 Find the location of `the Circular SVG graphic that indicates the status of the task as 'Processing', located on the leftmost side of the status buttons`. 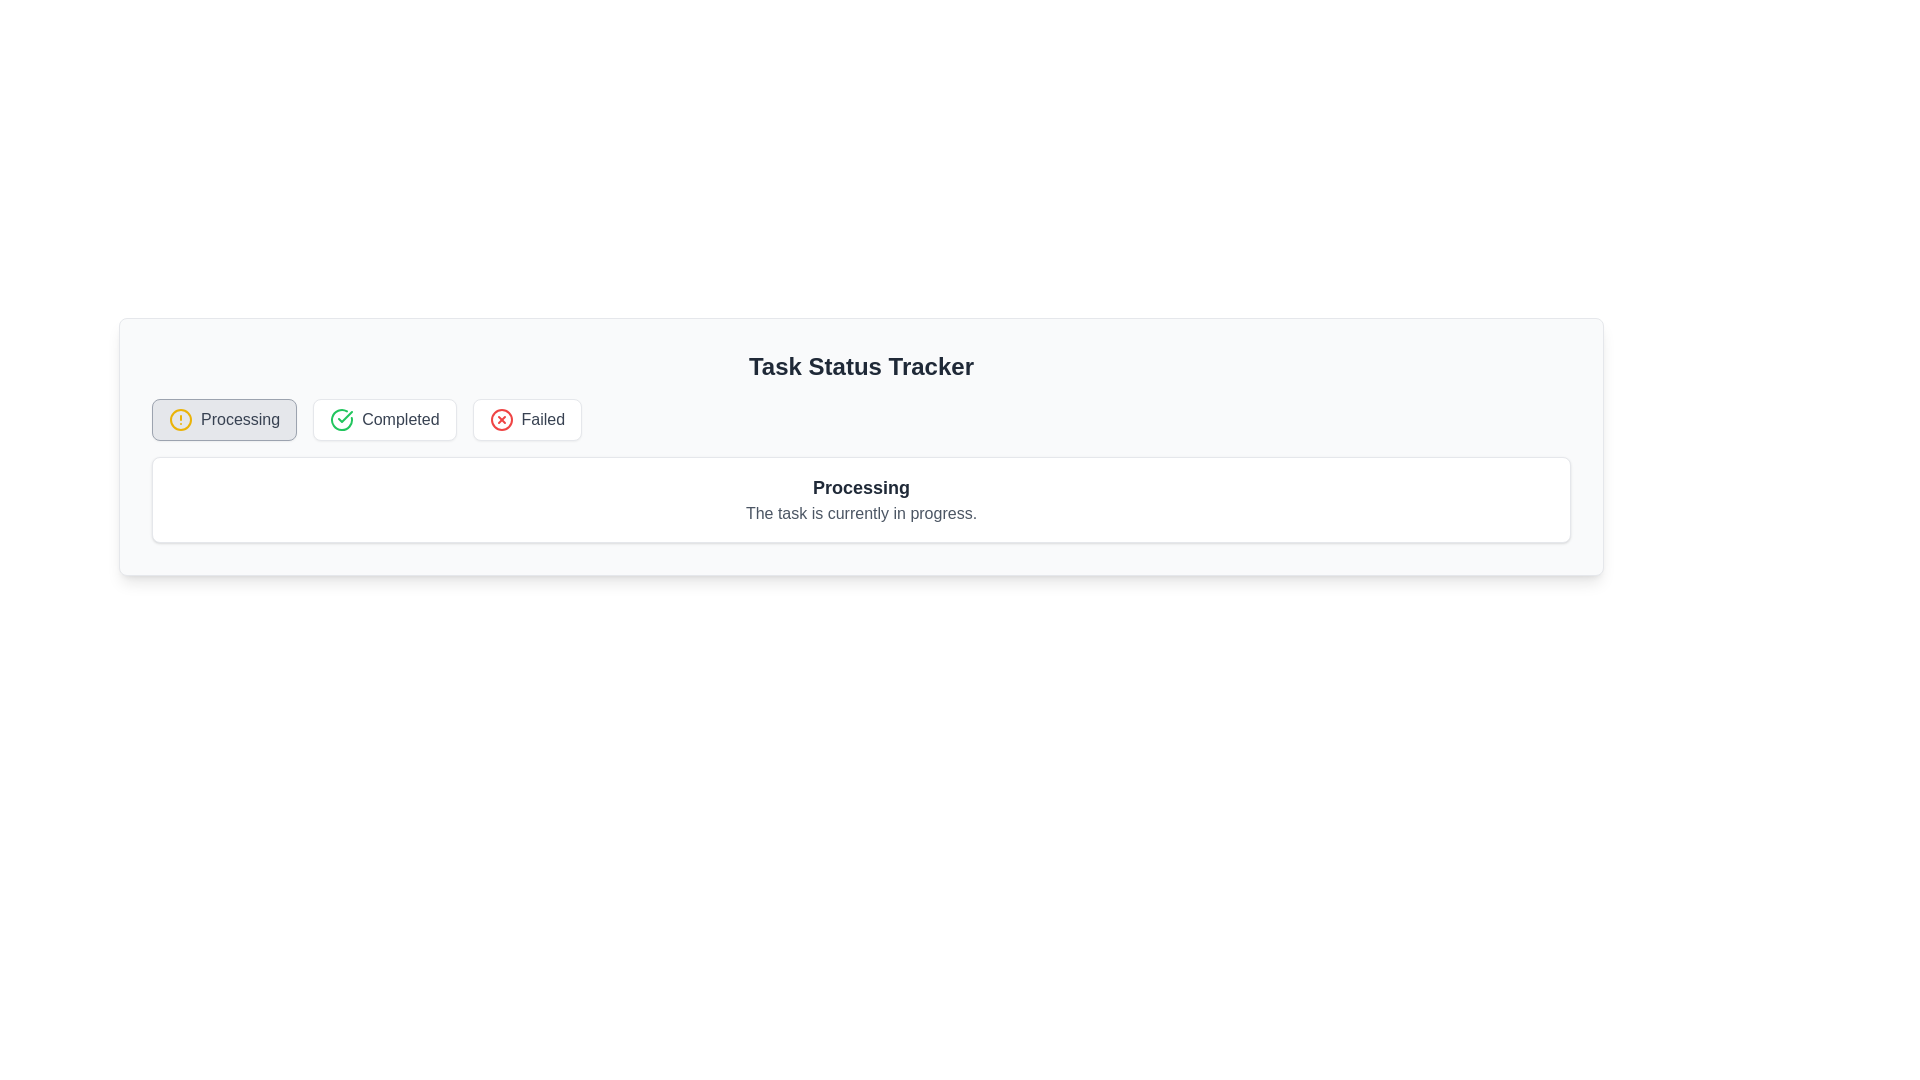

the Circular SVG graphic that indicates the status of the task as 'Processing', located on the leftmost side of the status buttons is located at coordinates (181, 419).